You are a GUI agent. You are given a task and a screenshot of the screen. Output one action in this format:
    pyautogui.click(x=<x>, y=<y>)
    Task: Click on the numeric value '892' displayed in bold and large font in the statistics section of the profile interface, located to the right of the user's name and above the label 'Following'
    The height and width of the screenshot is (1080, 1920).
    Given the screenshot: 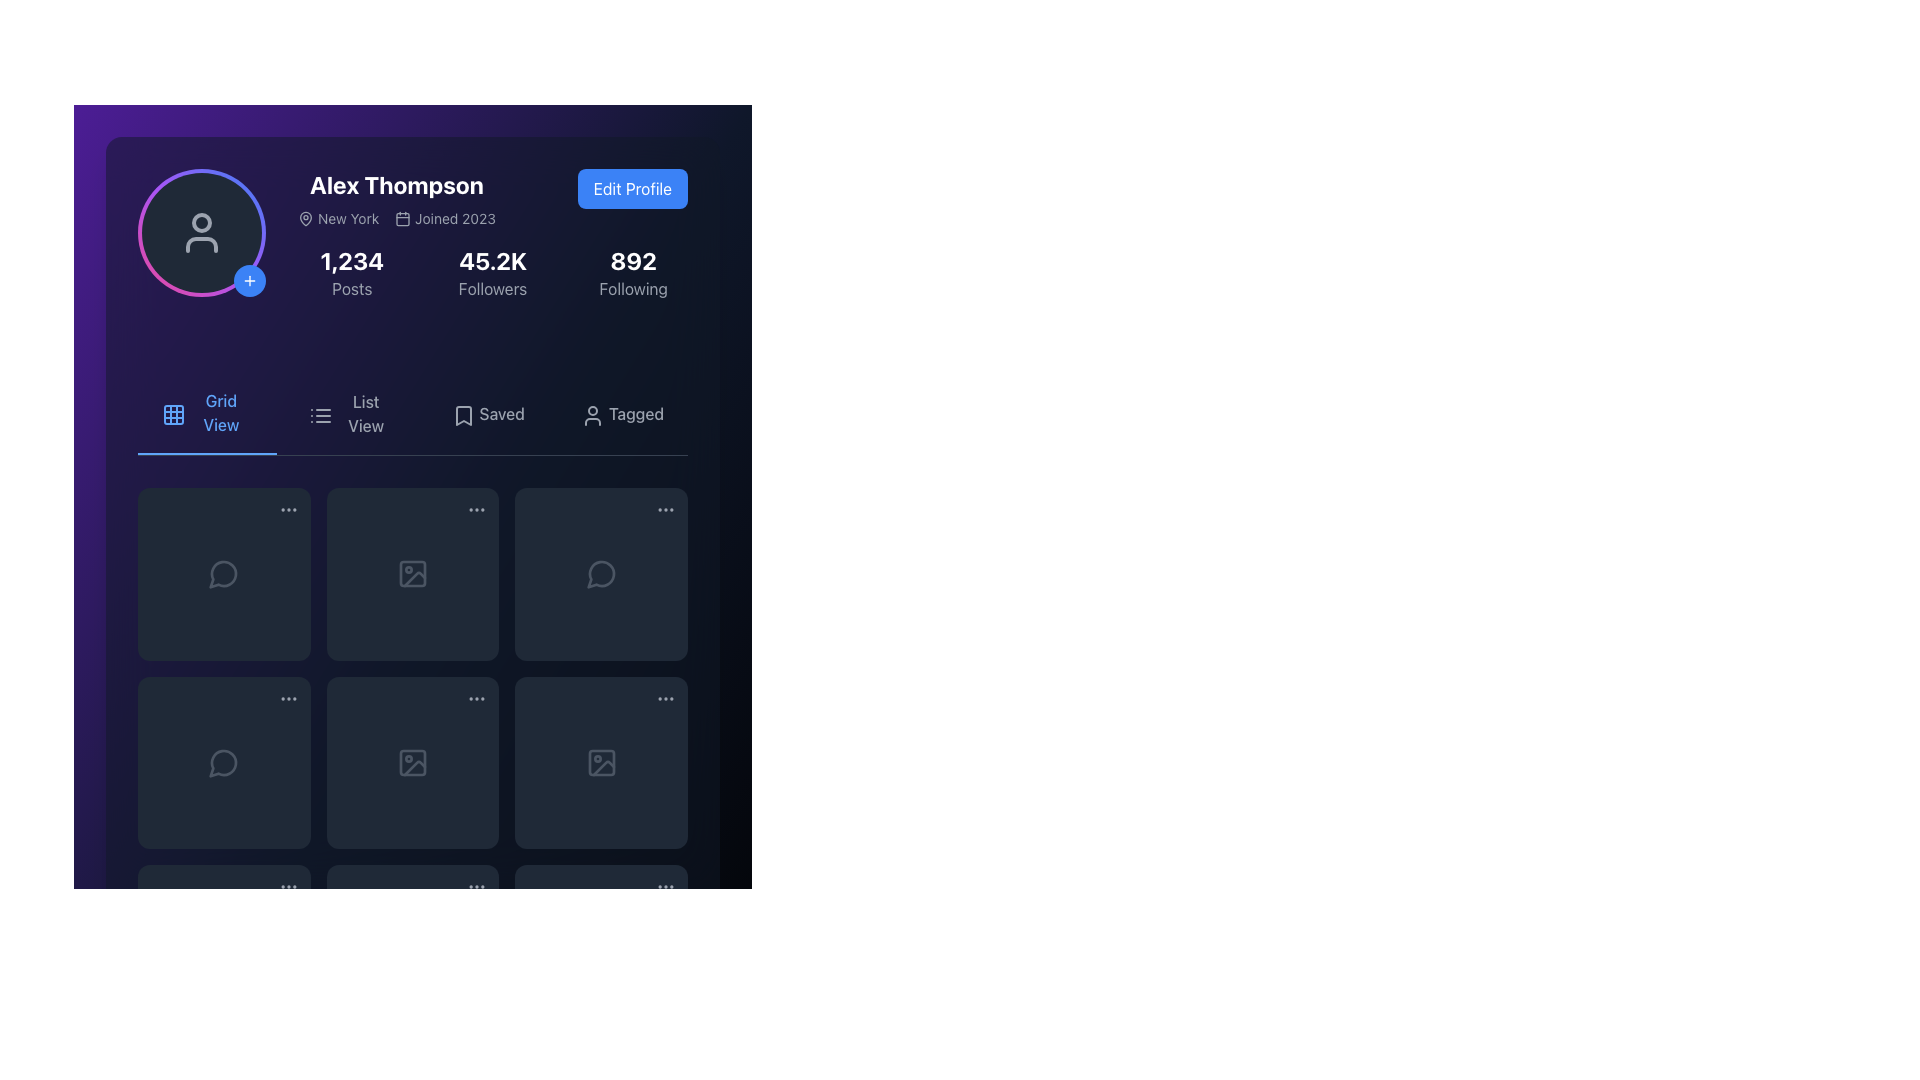 What is the action you would take?
    pyautogui.click(x=632, y=260)
    